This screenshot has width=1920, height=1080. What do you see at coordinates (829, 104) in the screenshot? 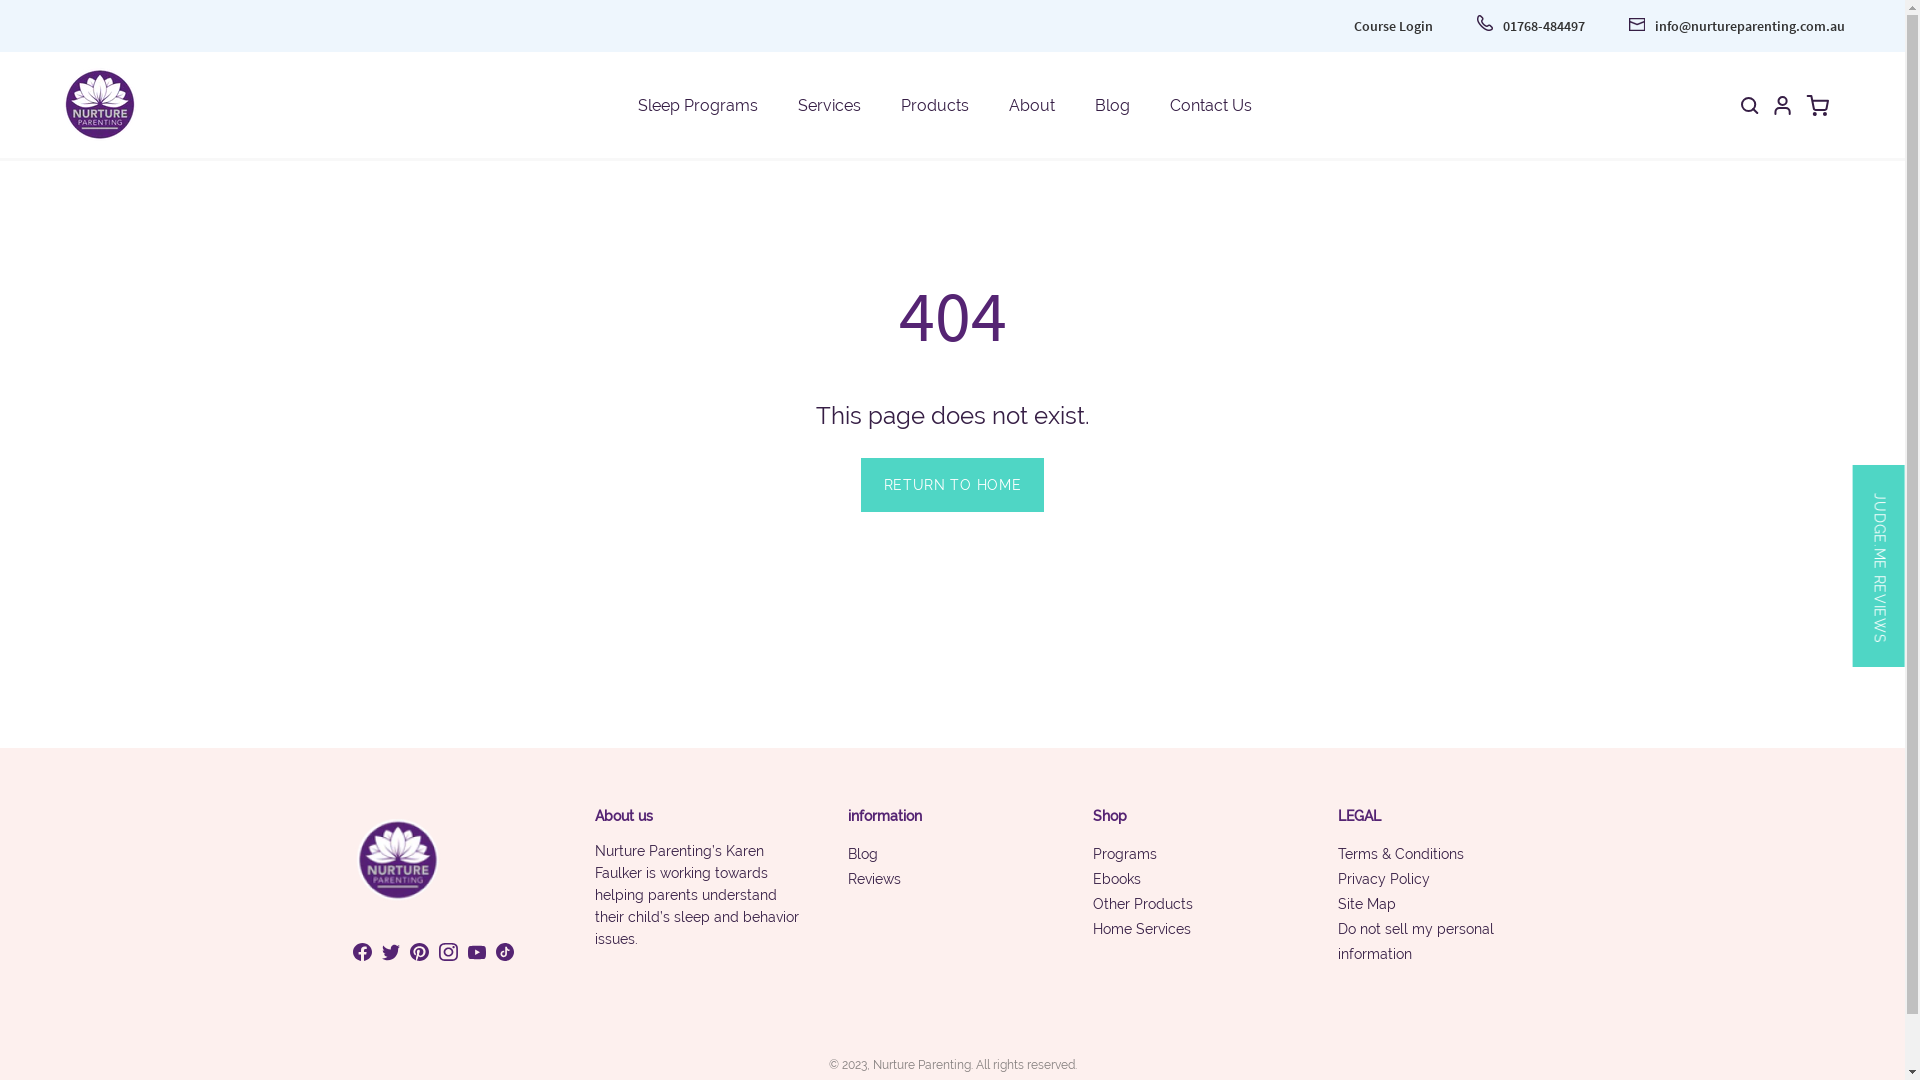
I see `'Services'` at bounding box center [829, 104].